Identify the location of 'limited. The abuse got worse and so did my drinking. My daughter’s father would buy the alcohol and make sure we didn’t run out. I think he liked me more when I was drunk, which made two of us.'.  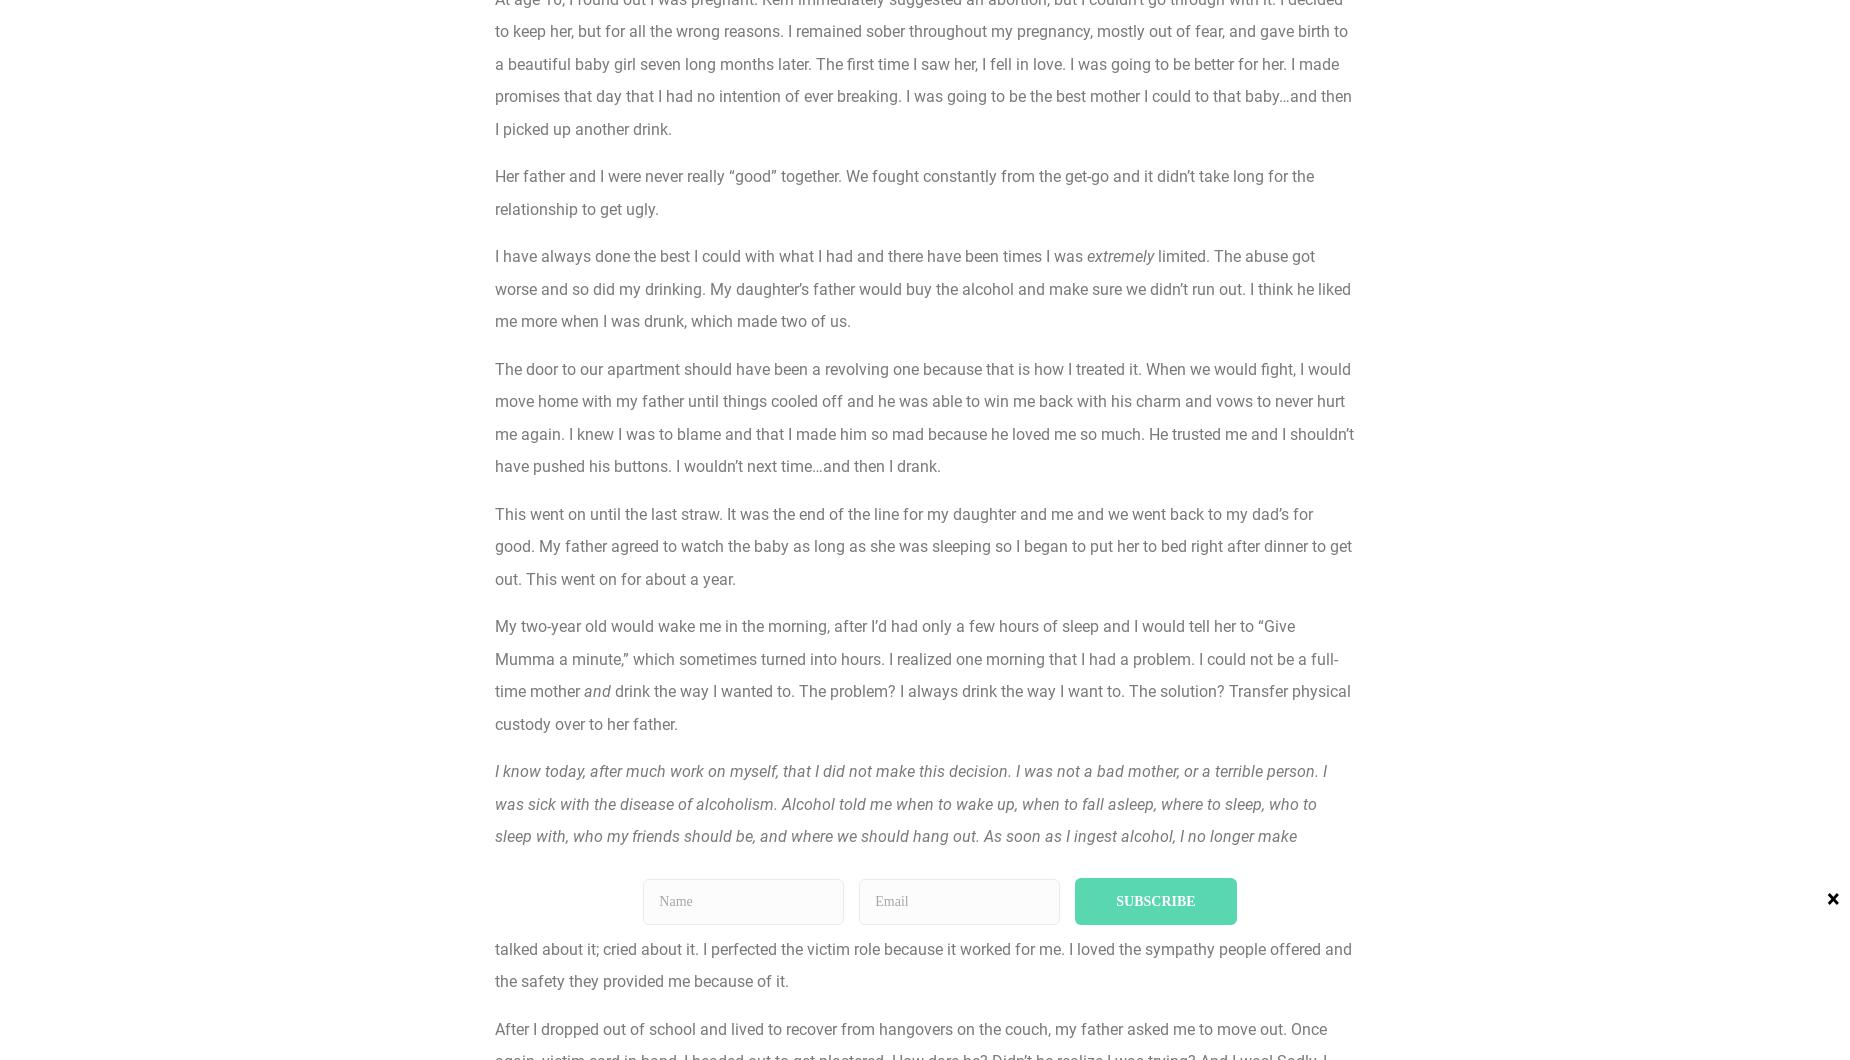
(922, 288).